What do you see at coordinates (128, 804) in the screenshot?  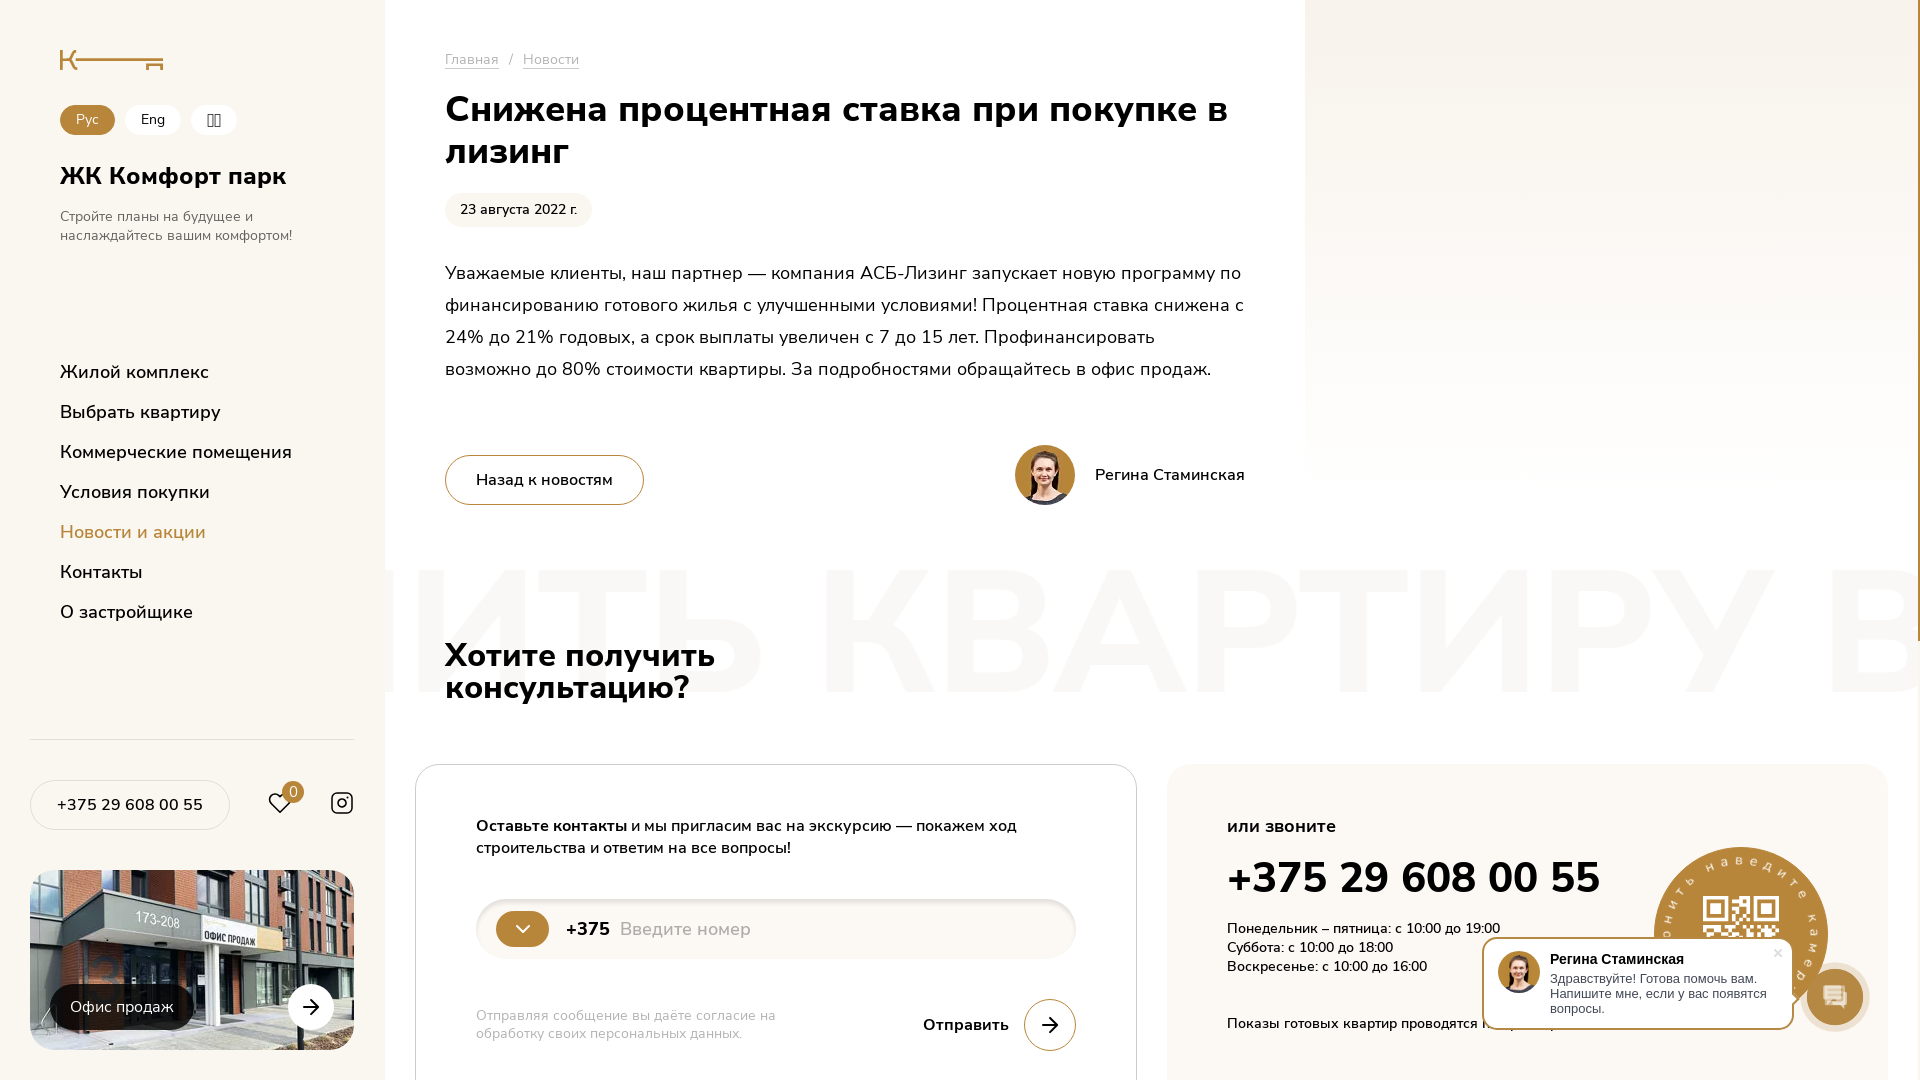 I see `'+375 29 608 00 55'` at bounding box center [128, 804].